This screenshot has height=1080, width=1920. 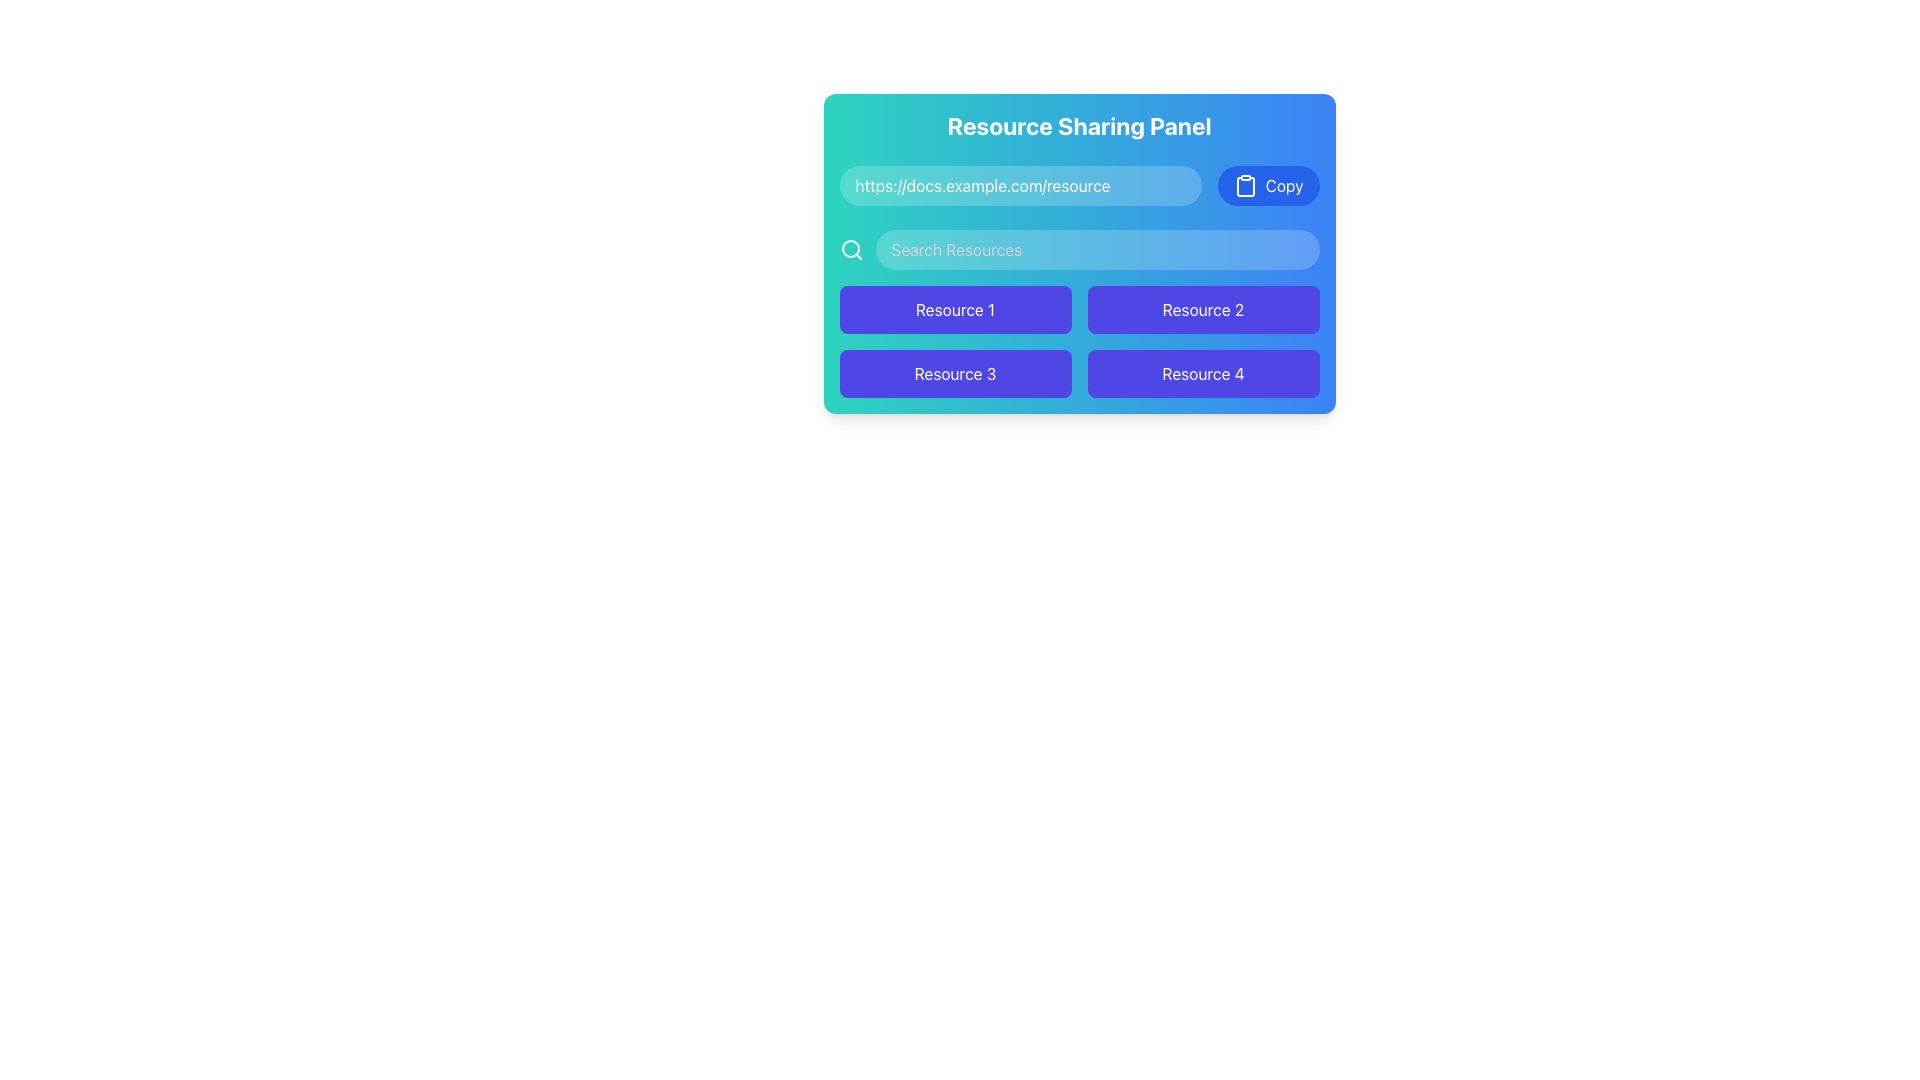 What do you see at coordinates (1202, 374) in the screenshot?
I see `the fourth button in a grid layout` at bounding box center [1202, 374].